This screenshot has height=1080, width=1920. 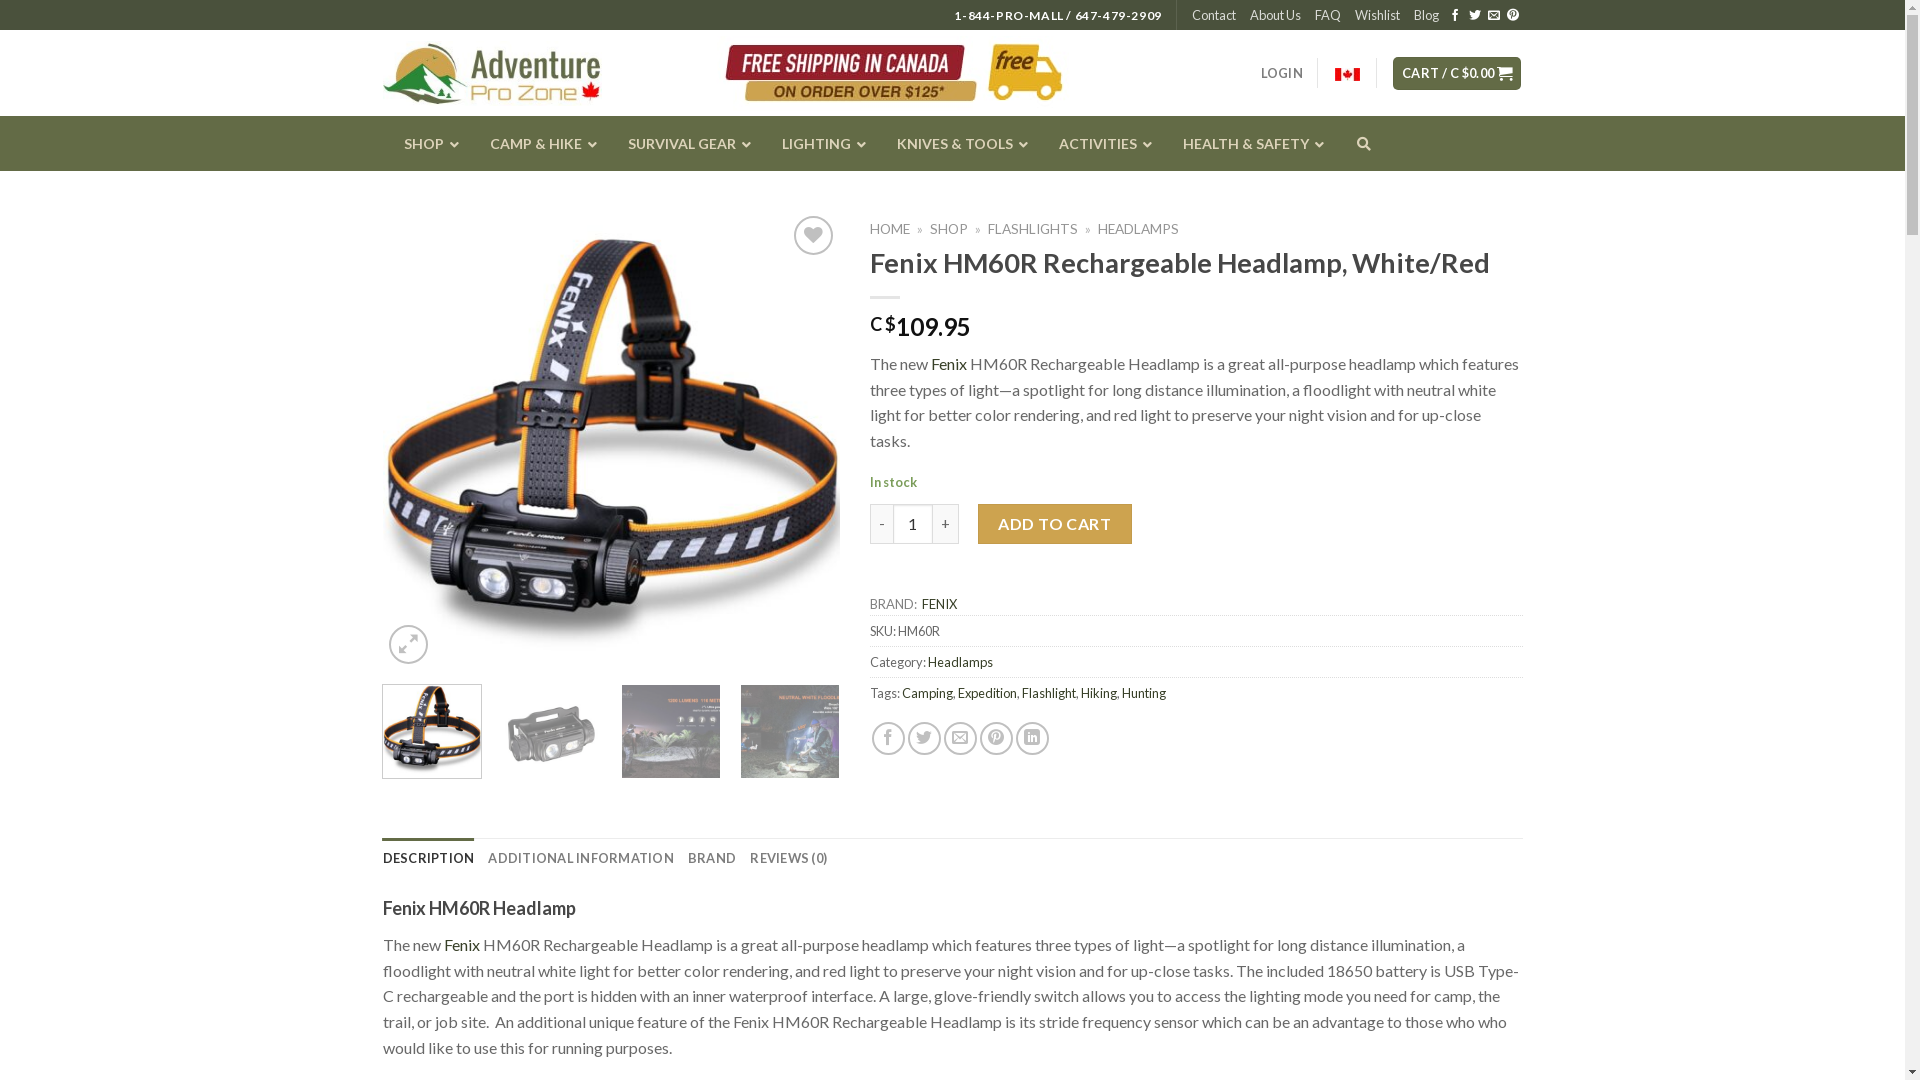 I want to click on 'Follow on Pinterest', so click(x=1512, y=15).